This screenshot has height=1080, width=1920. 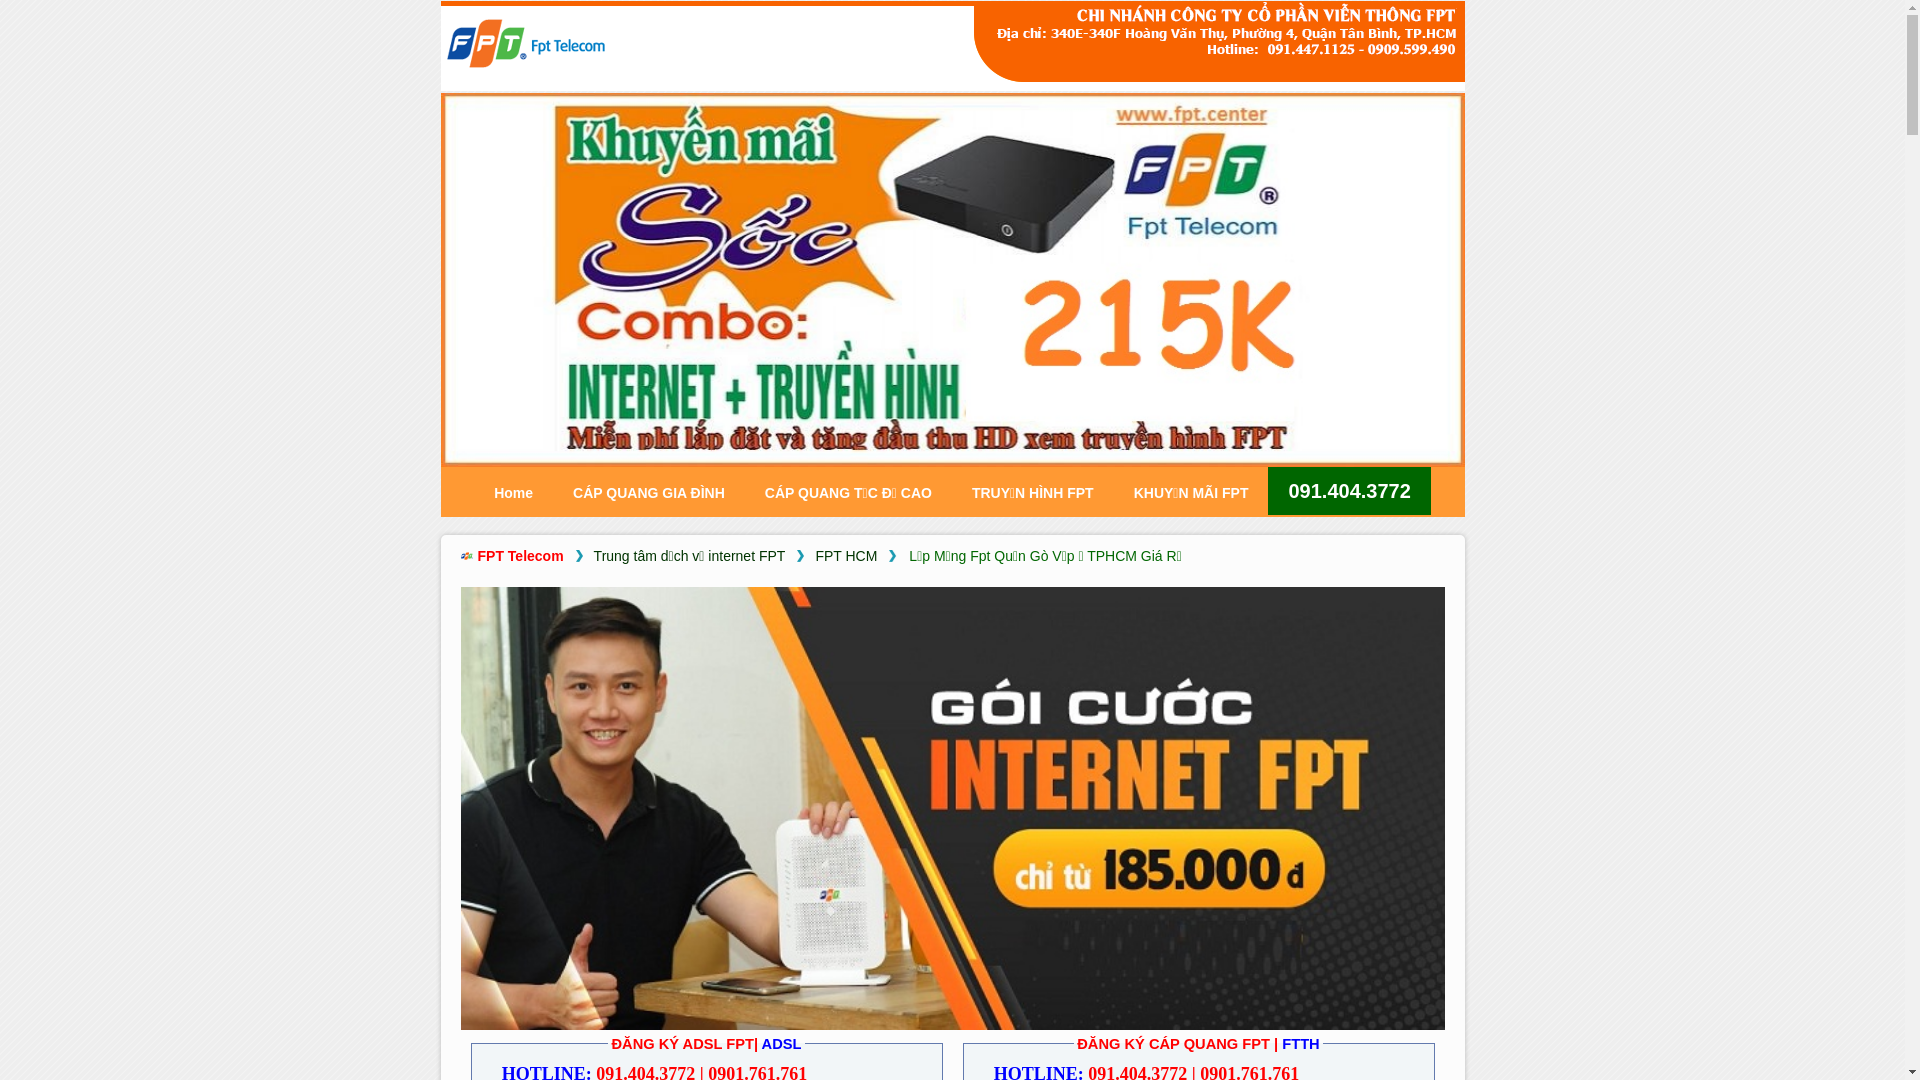 What do you see at coordinates (845, 556) in the screenshot?
I see `'FPT HCM'` at bounding box center [845, 556].